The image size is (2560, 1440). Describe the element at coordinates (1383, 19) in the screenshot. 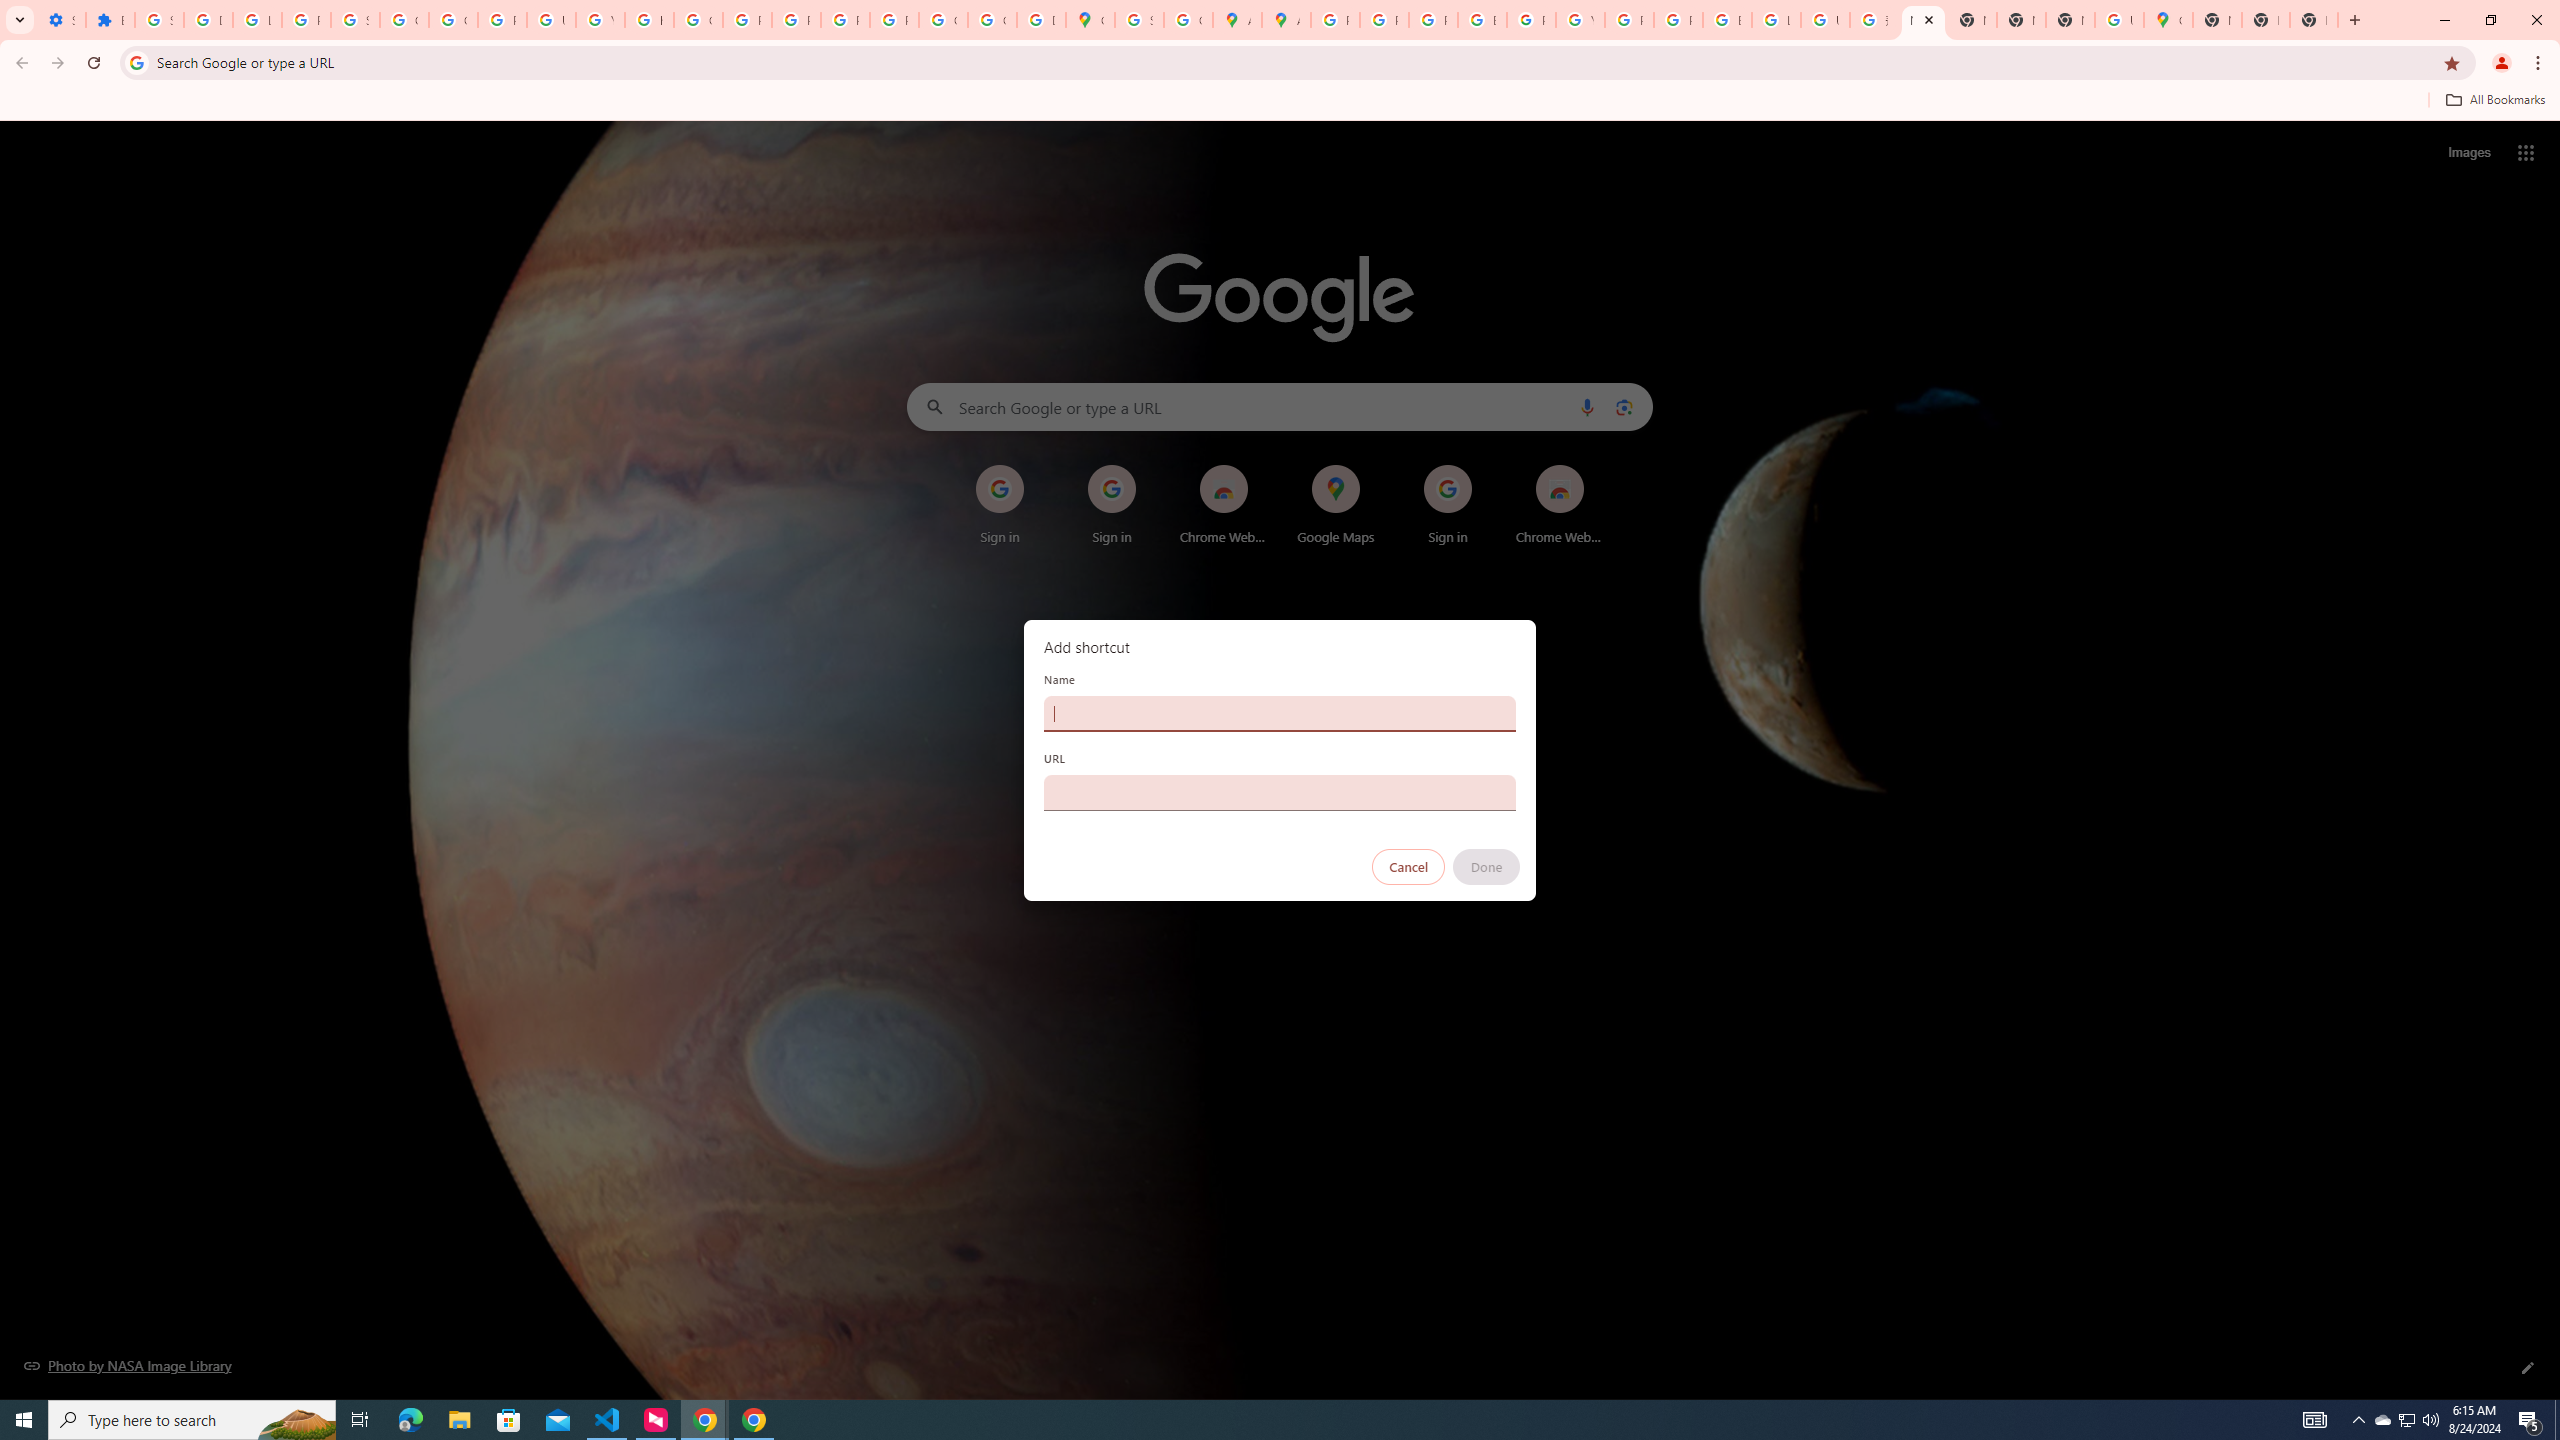

I see `'Privacy Help Center - Policies Help'` at that location.